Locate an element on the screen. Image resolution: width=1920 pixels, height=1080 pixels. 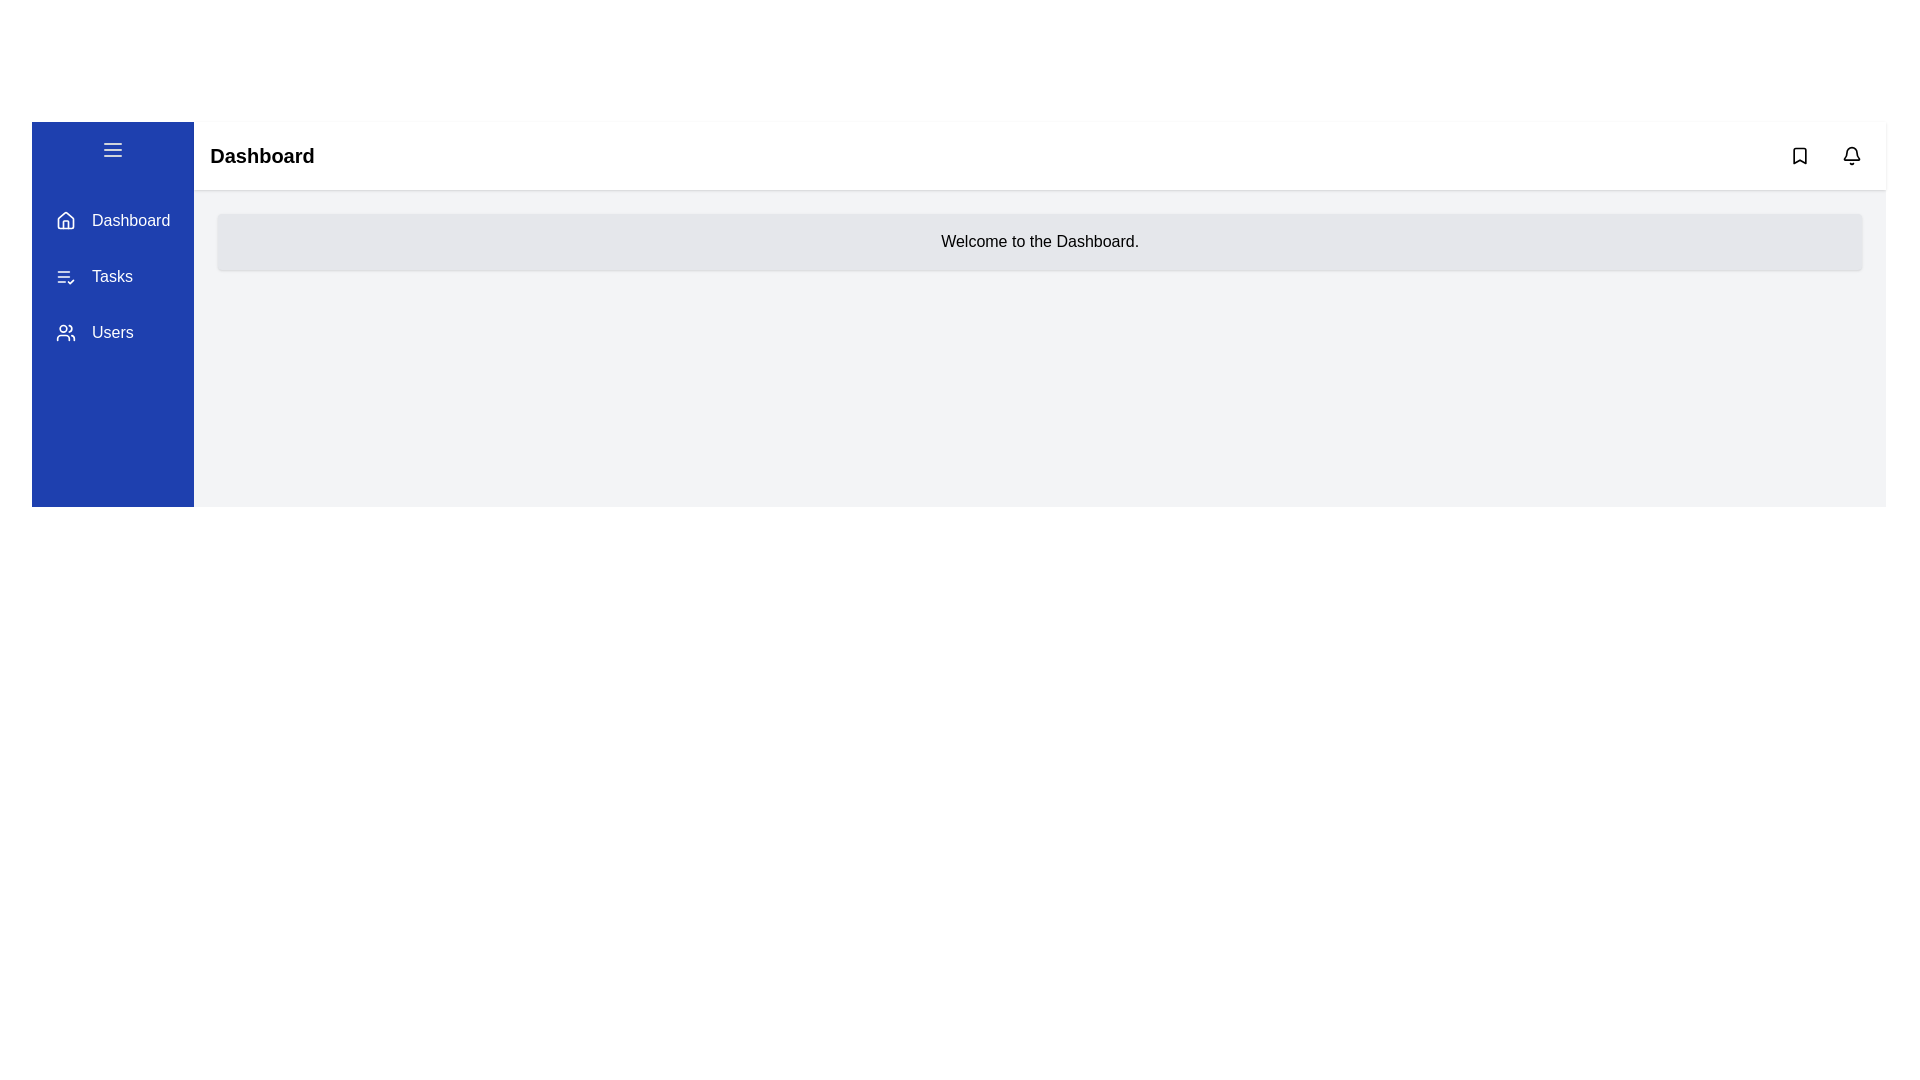
the Navigation Menu Section is located at coordinates (112, 277).